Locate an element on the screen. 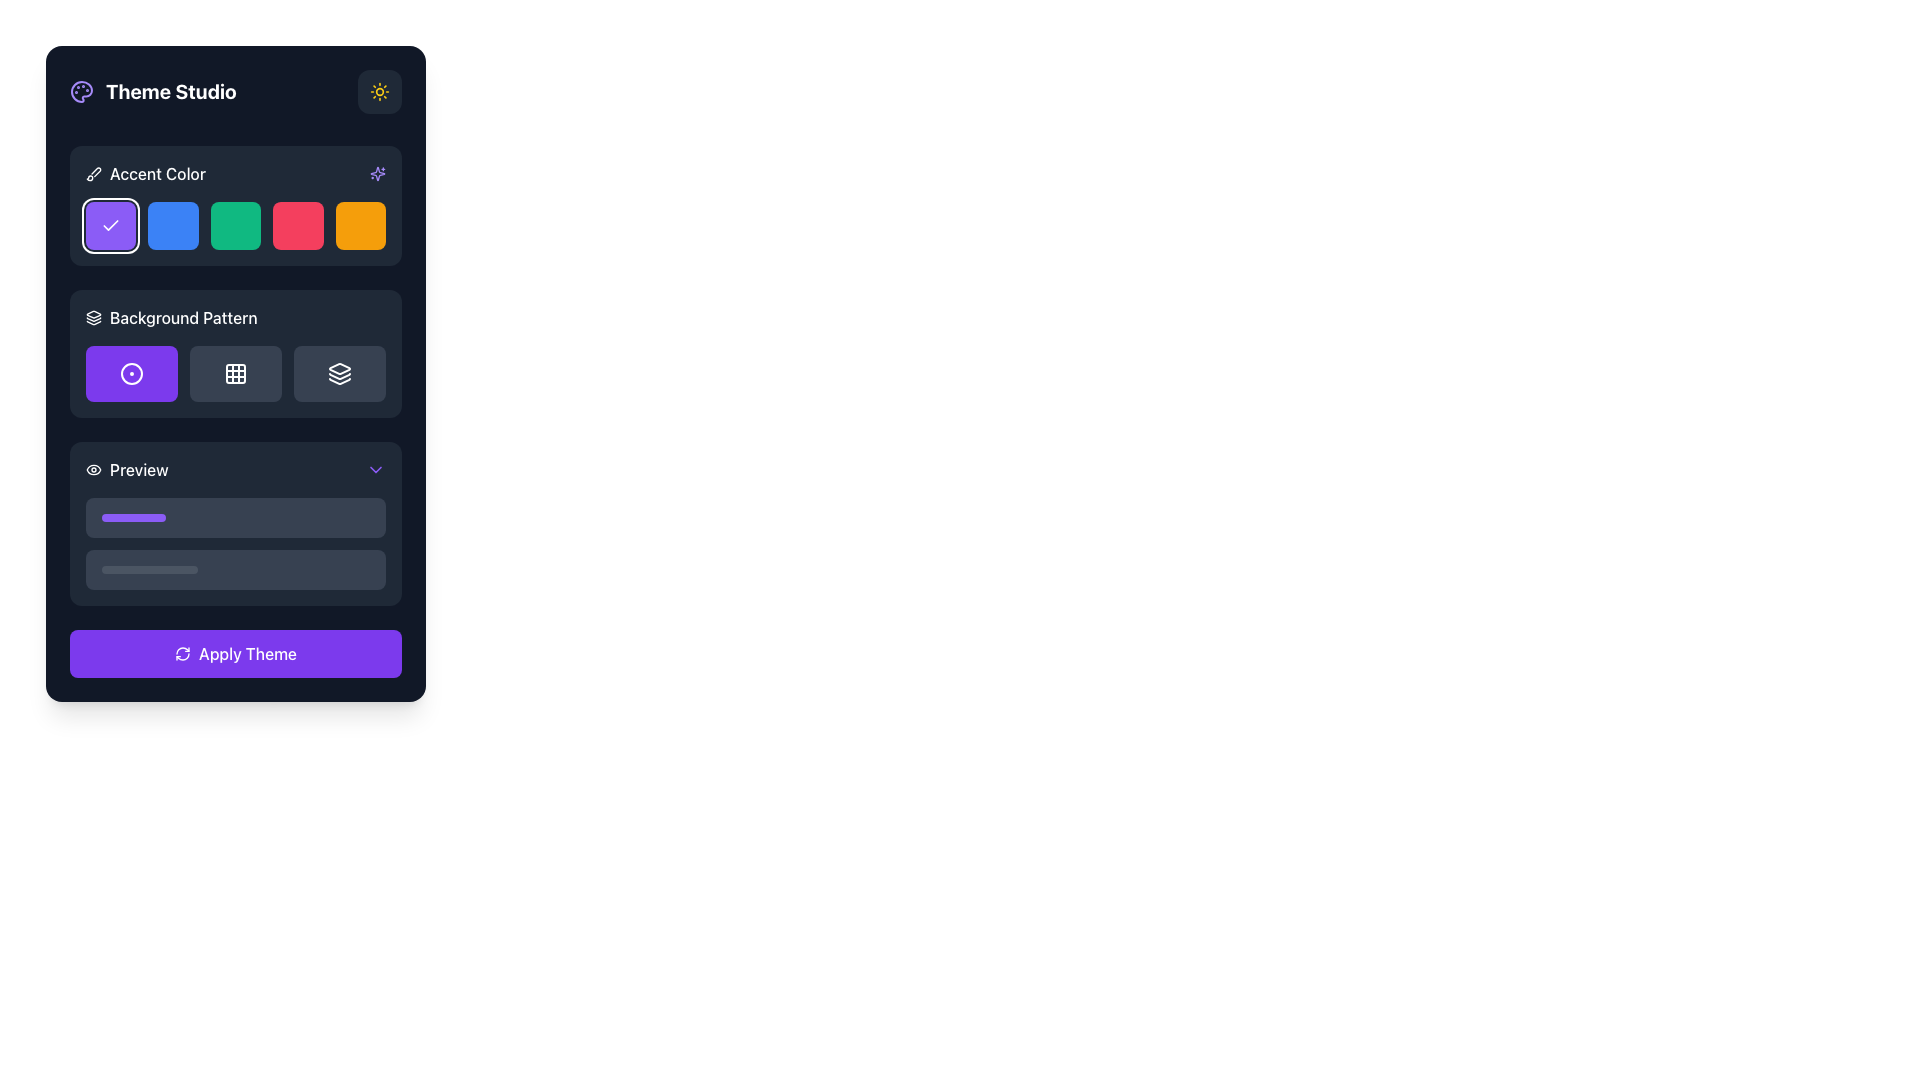 The image size is (1920, 1080). the fifth button in the row of color selection buttons is located at coordinates (360, 225).